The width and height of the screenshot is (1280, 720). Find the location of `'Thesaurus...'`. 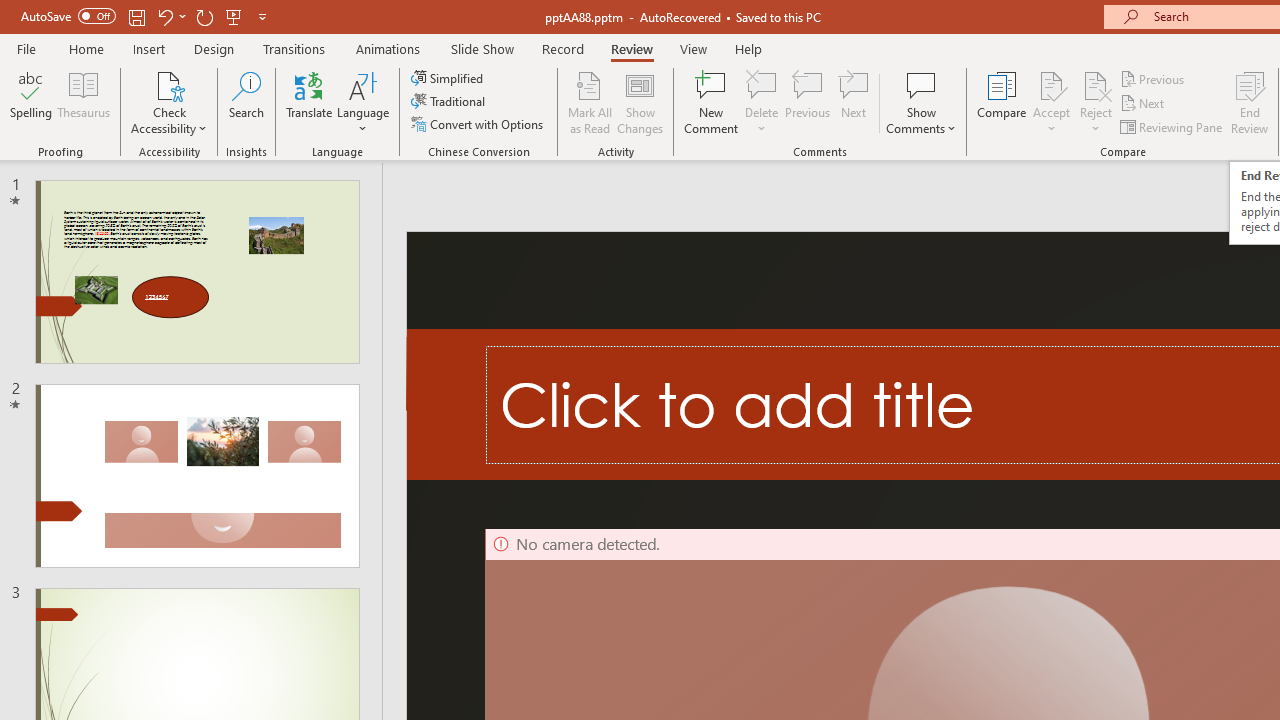

'Thesaurus...' is located at coordinates (82, 103).